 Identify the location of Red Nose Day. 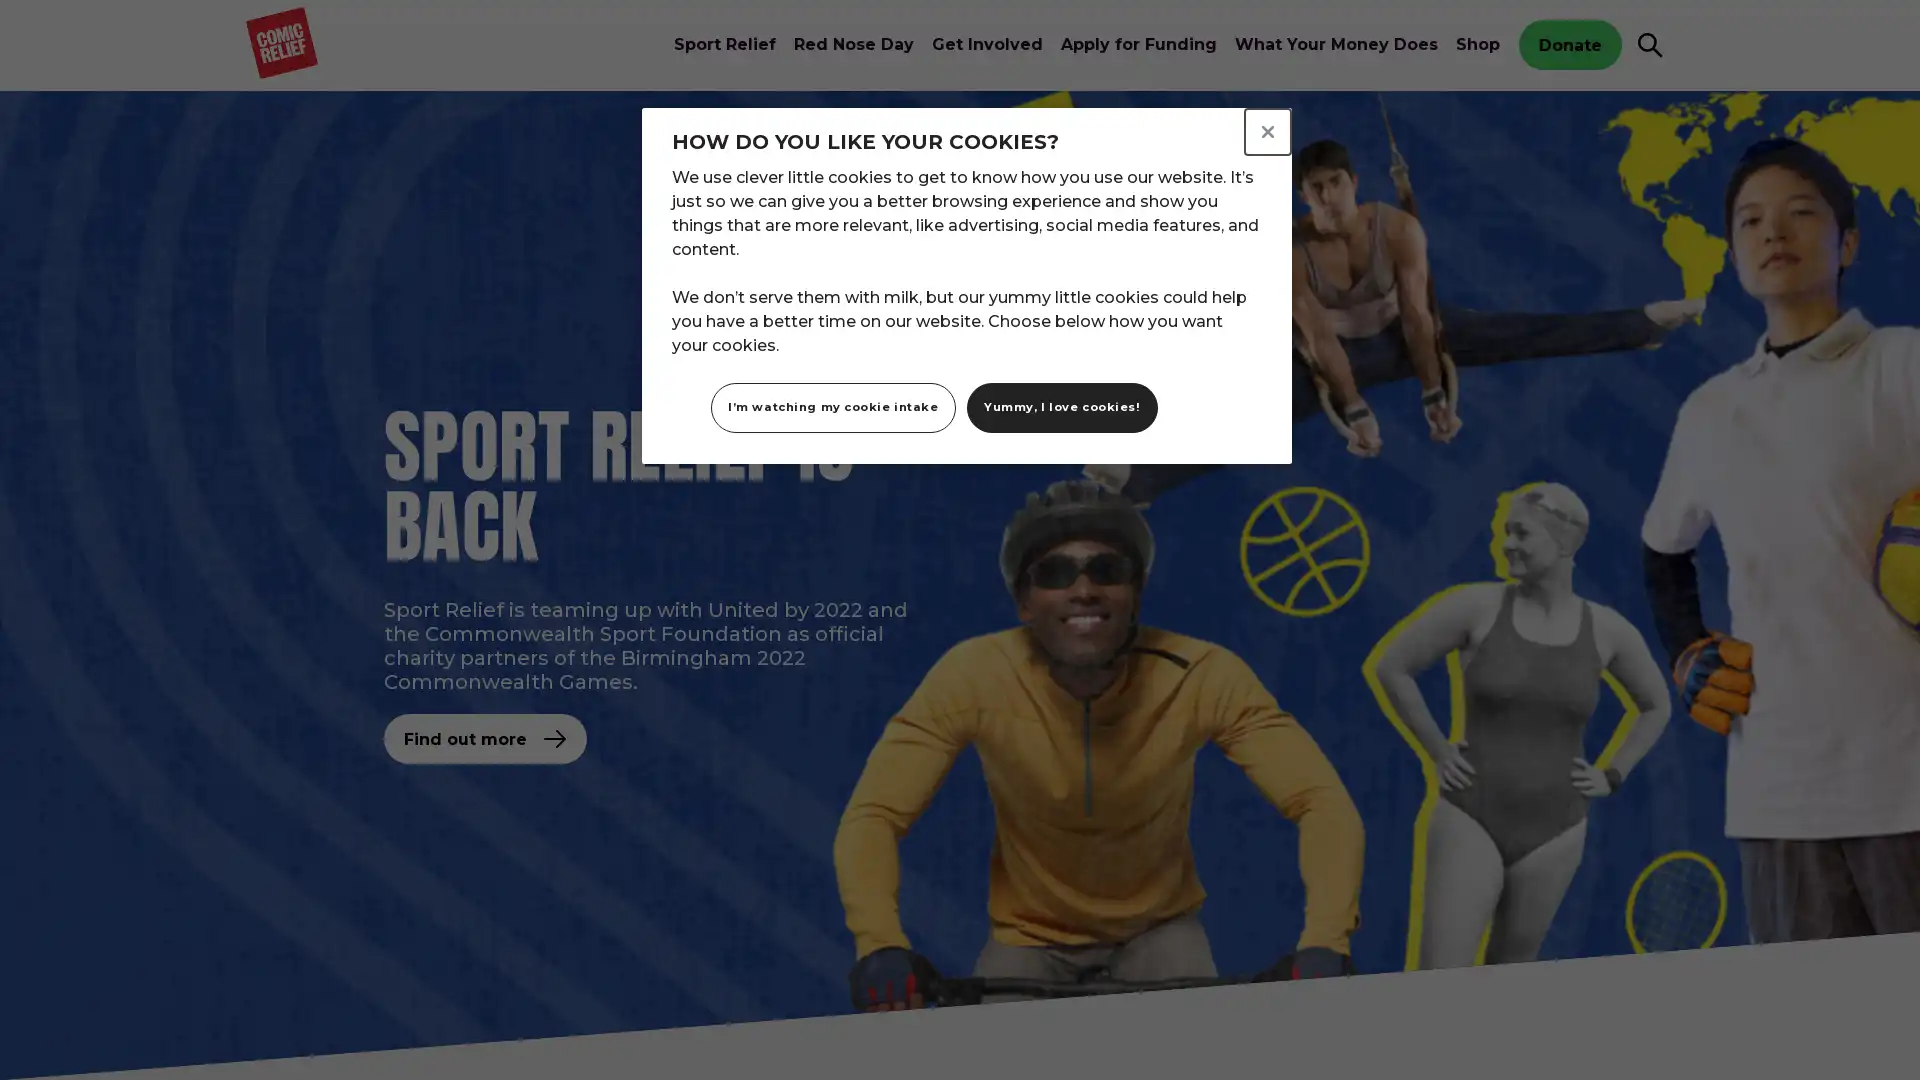
(854, 45).